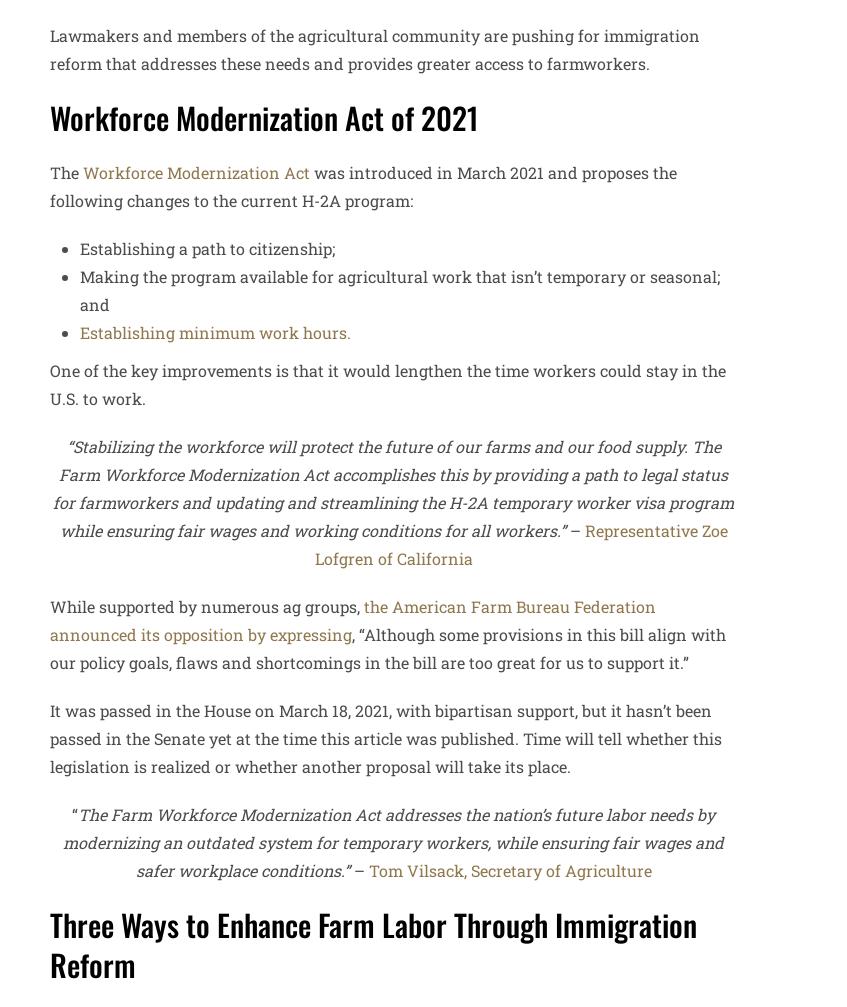 This screenshot has width=847, height=1007. Describe the element at coordinates (80, 247) in the screenshot. I see `'Establishing a path to citizenship;'` at that location.